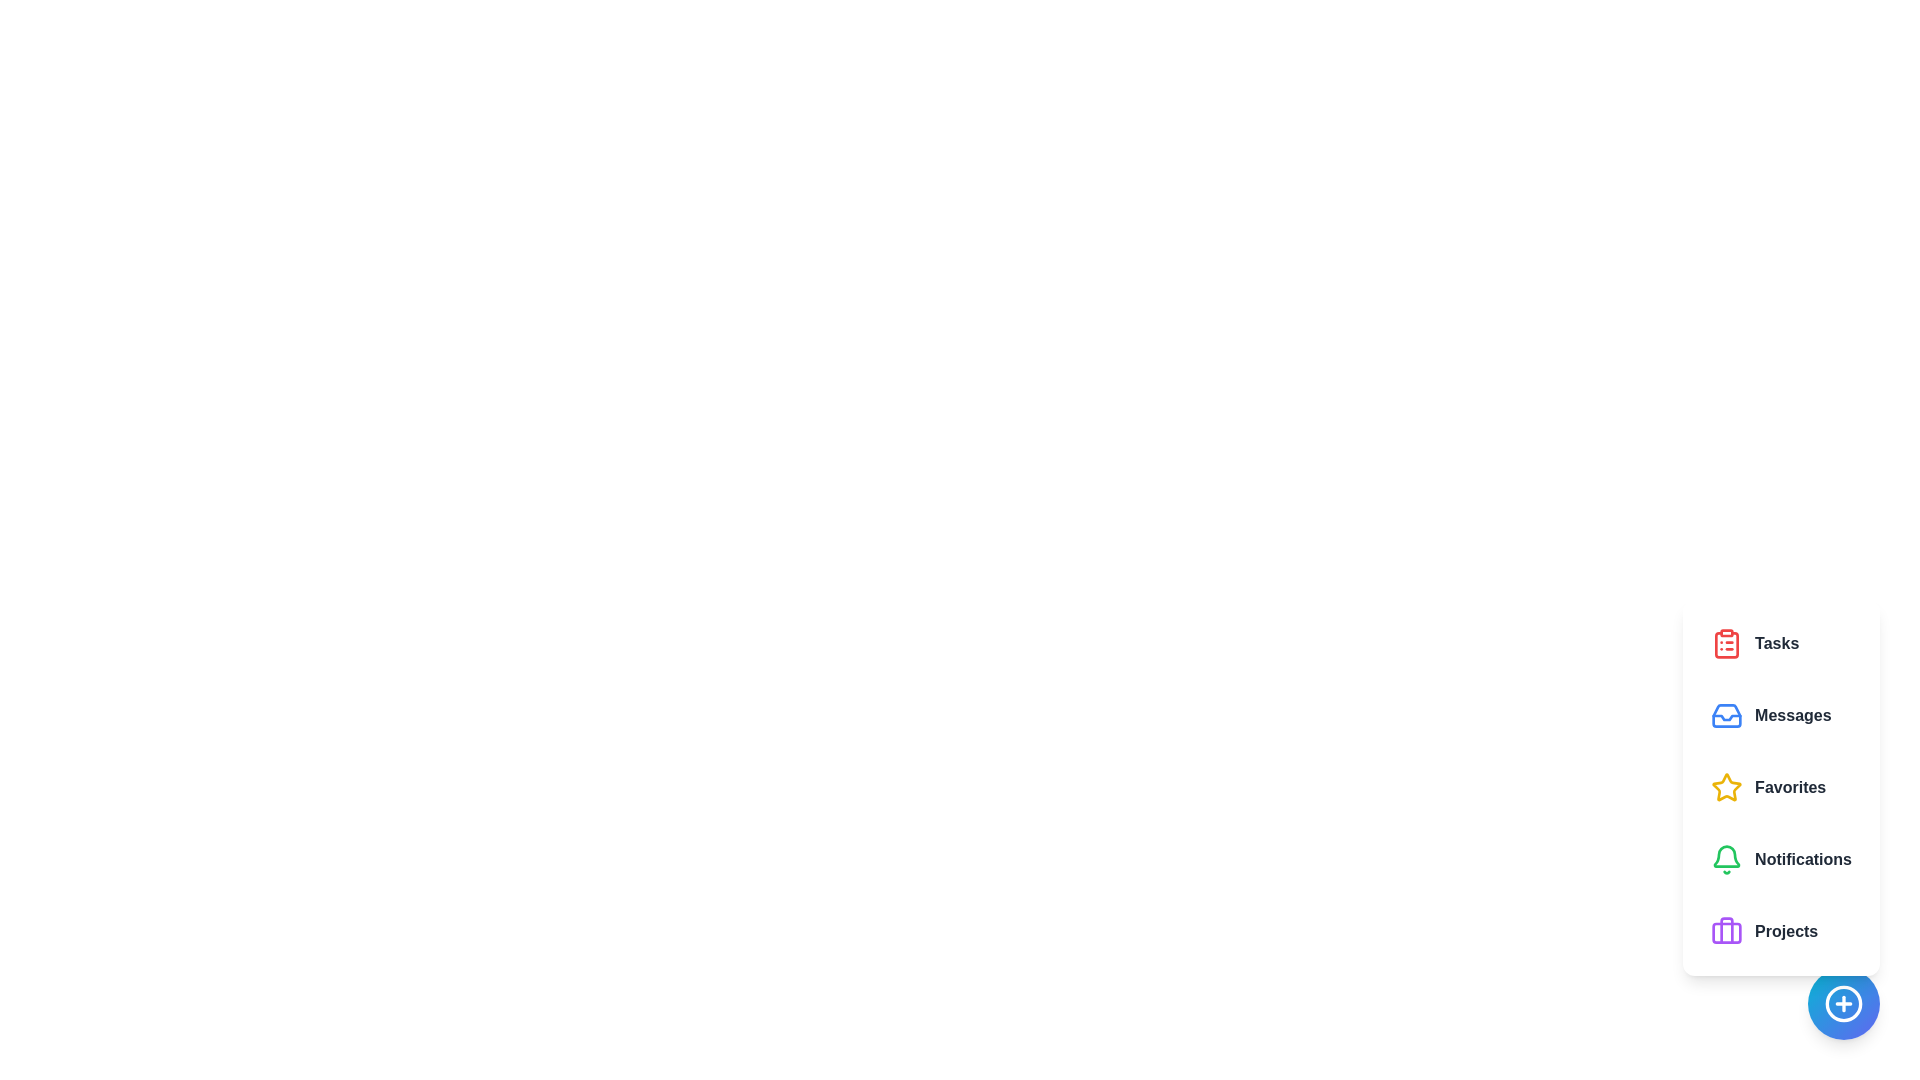 The image size is (1920, 1080). What do you see at coordinates (1780, 859) in the screenshot?
I see `the feature button corresponding to Notifications` at bounding box center [1780, 859].